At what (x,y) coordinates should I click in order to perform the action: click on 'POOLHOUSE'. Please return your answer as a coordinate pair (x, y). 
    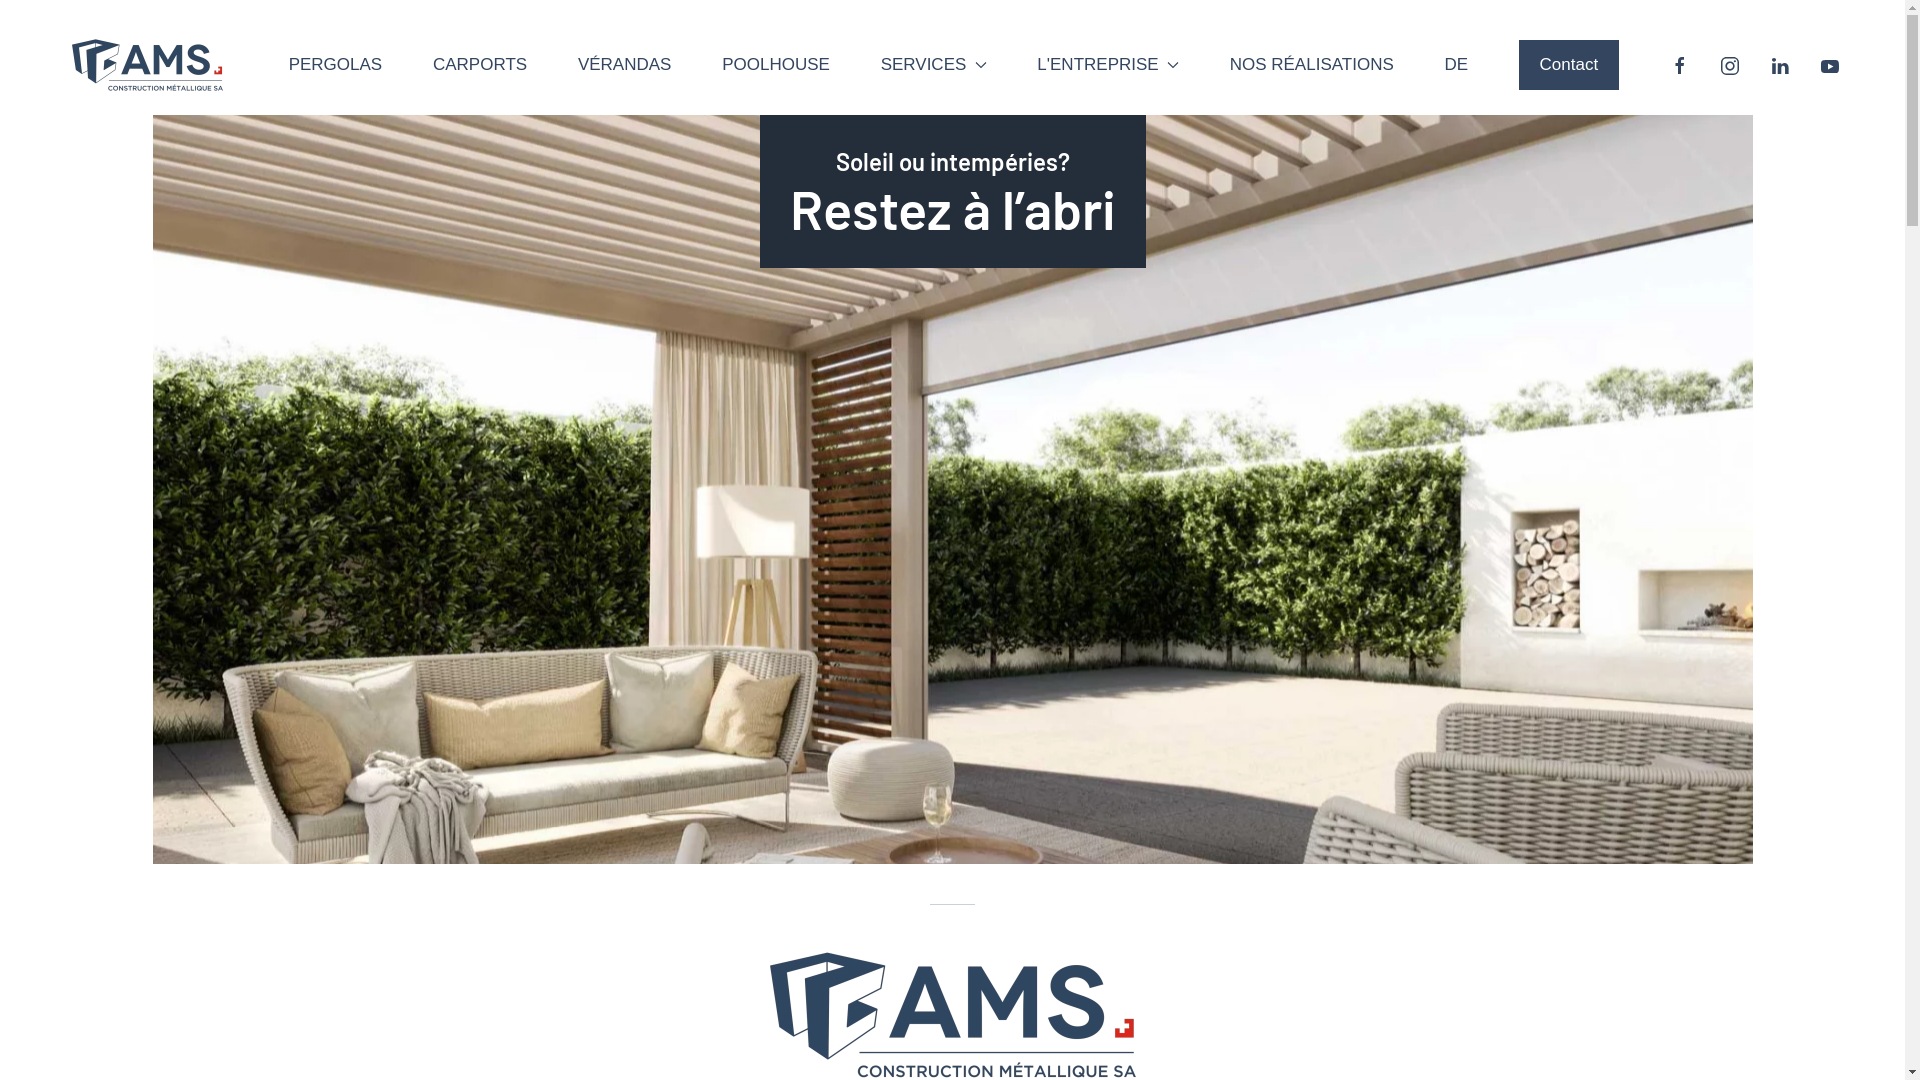
    Looking at the image, I should click on (775, 64).